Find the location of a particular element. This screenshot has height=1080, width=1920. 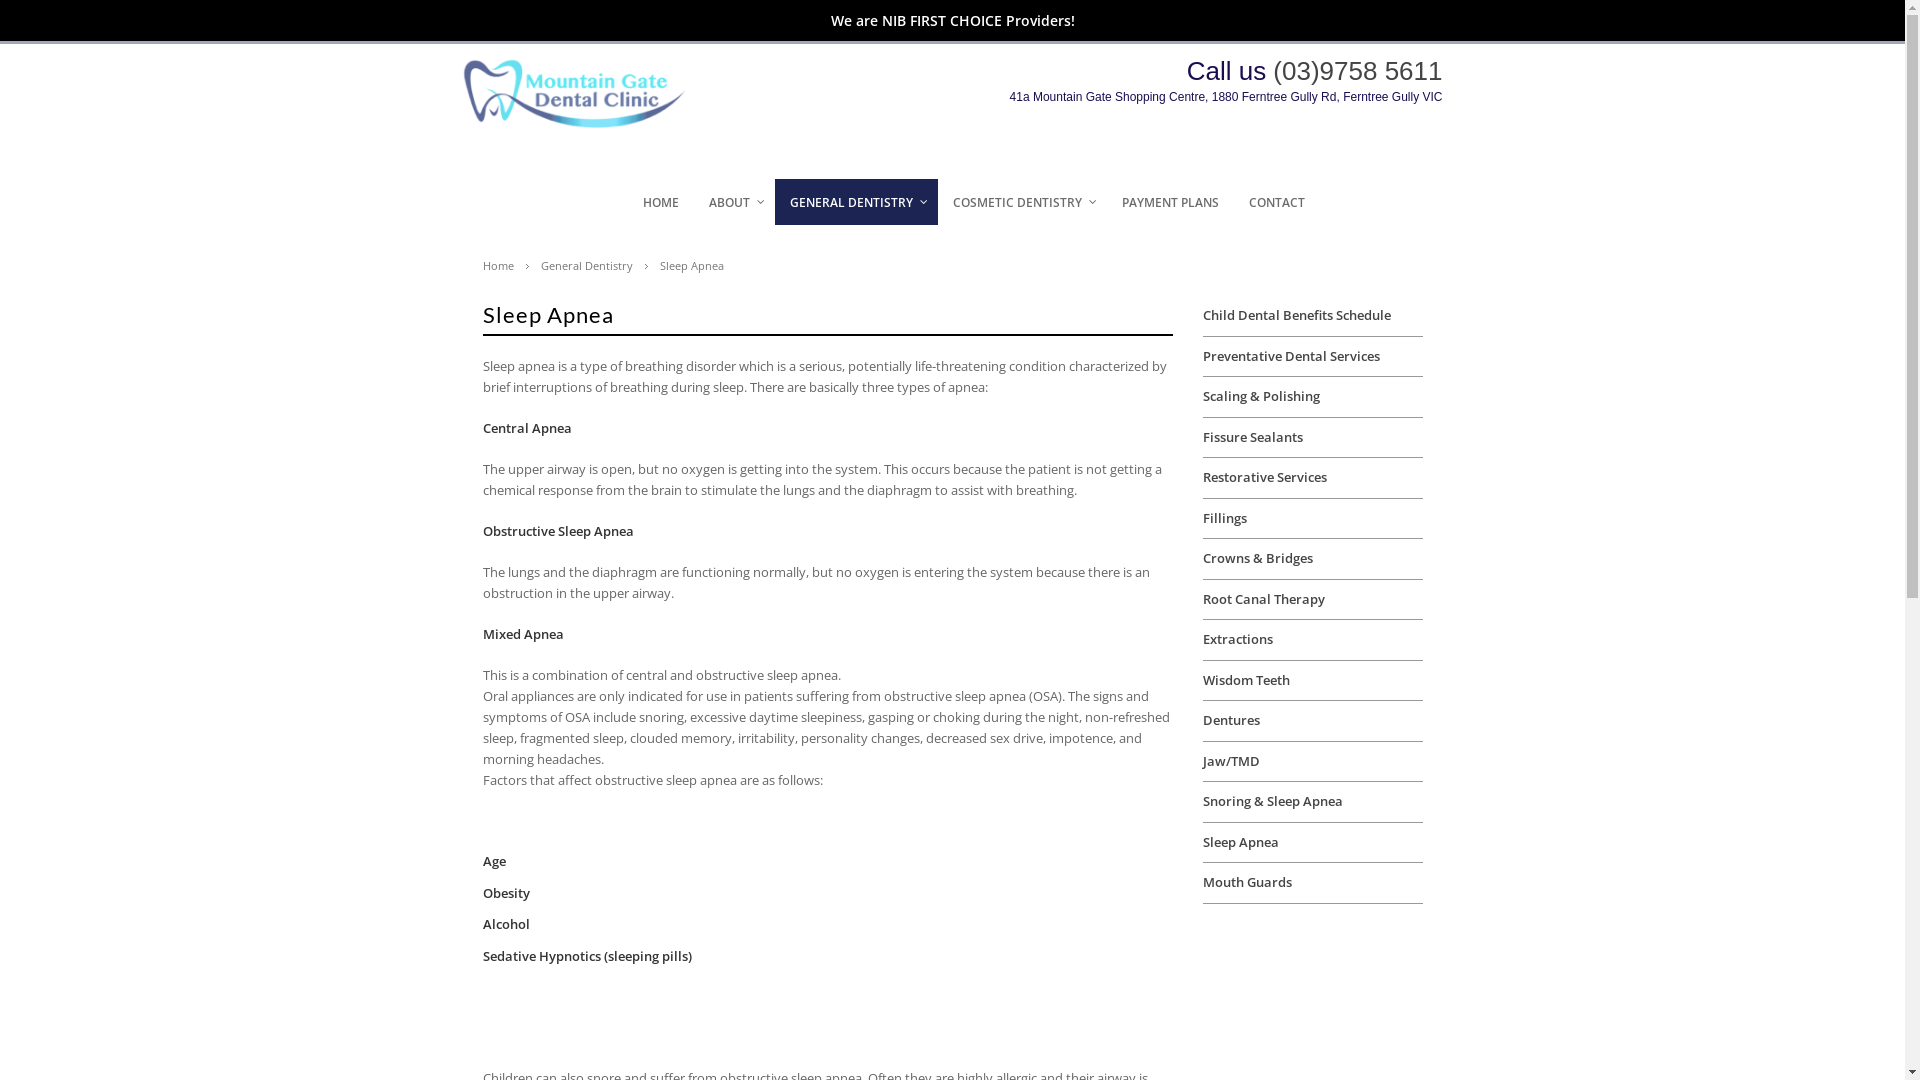

'Mouth Guards' is located at coordinates (1245, 881).